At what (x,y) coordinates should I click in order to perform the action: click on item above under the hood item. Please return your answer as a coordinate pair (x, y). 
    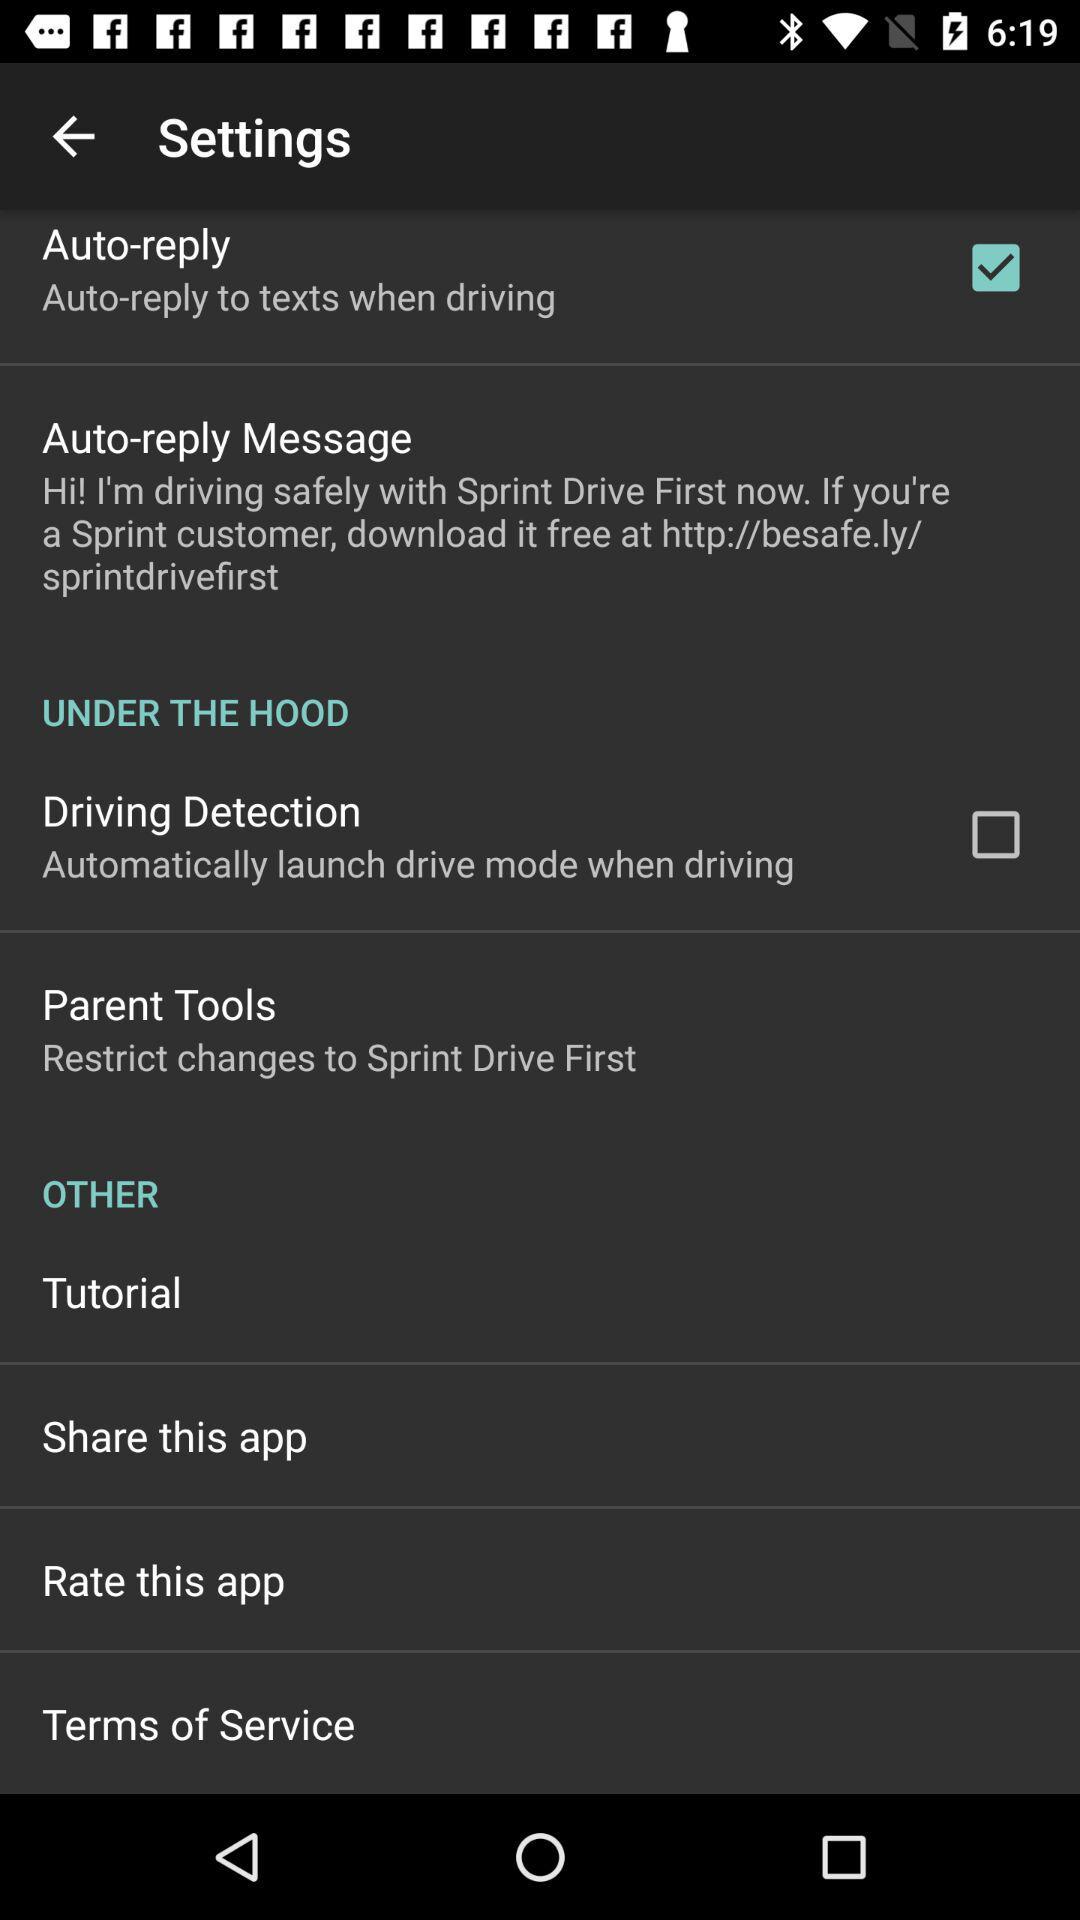
    Looking at the image, I should click on (540, 532).